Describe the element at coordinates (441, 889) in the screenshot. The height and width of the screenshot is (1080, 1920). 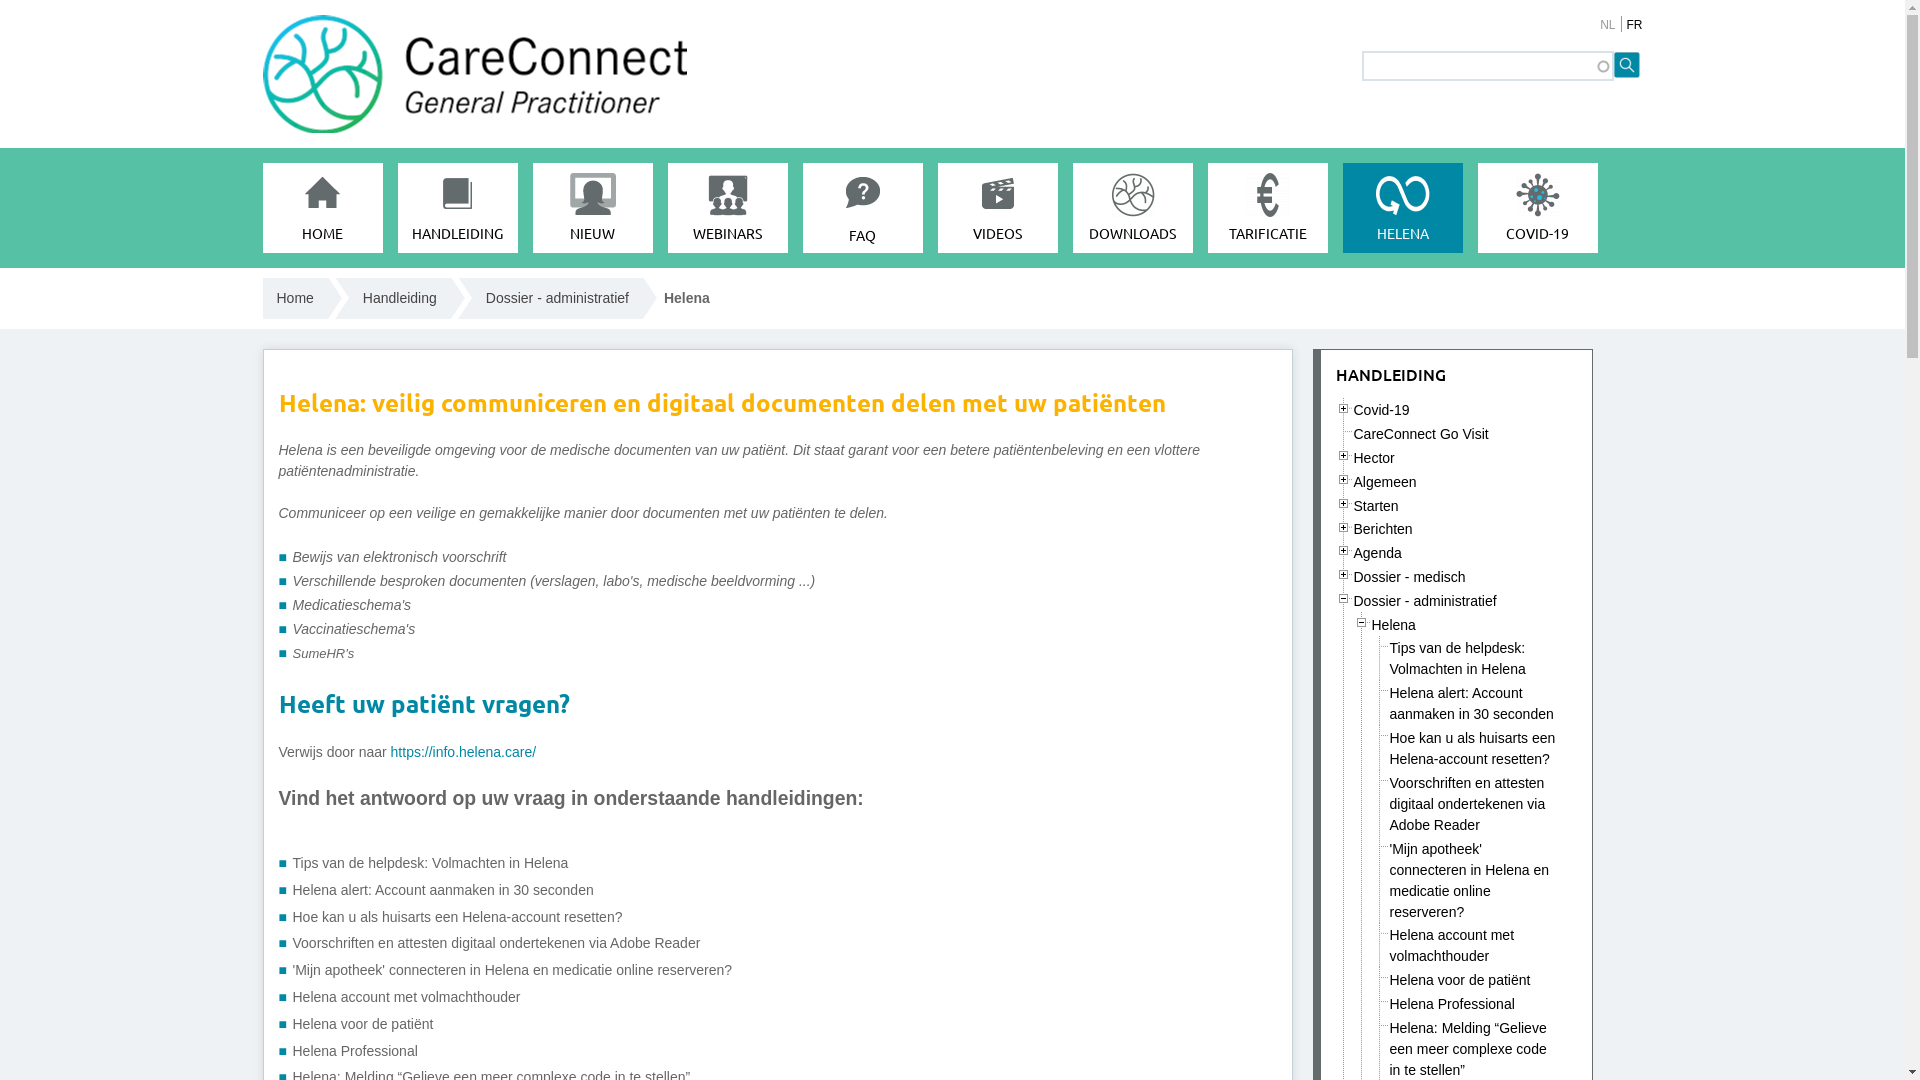
I see `'Helena alert: Account aanmaken in 30 seconden'` at that location.